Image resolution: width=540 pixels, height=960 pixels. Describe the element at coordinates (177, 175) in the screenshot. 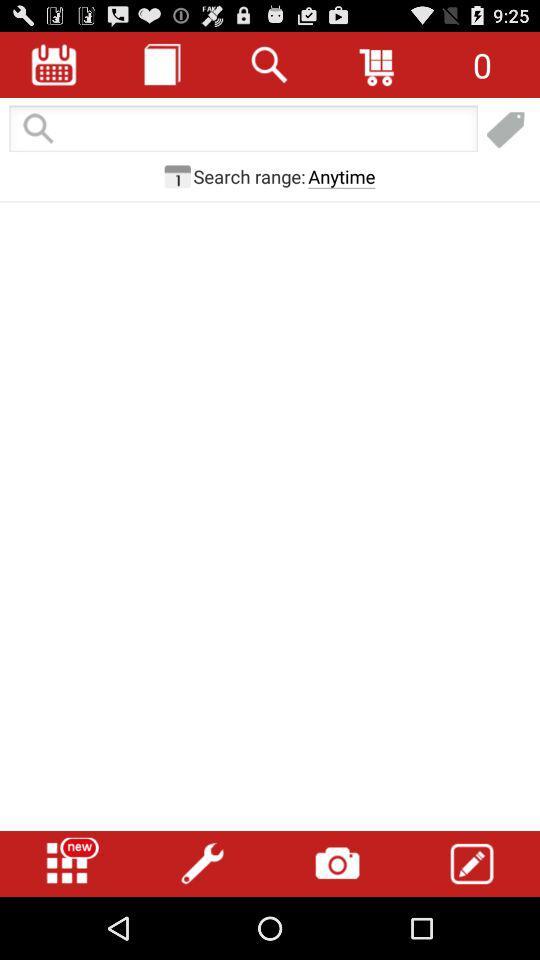

I see `the icon to the left of search range:` at that location.